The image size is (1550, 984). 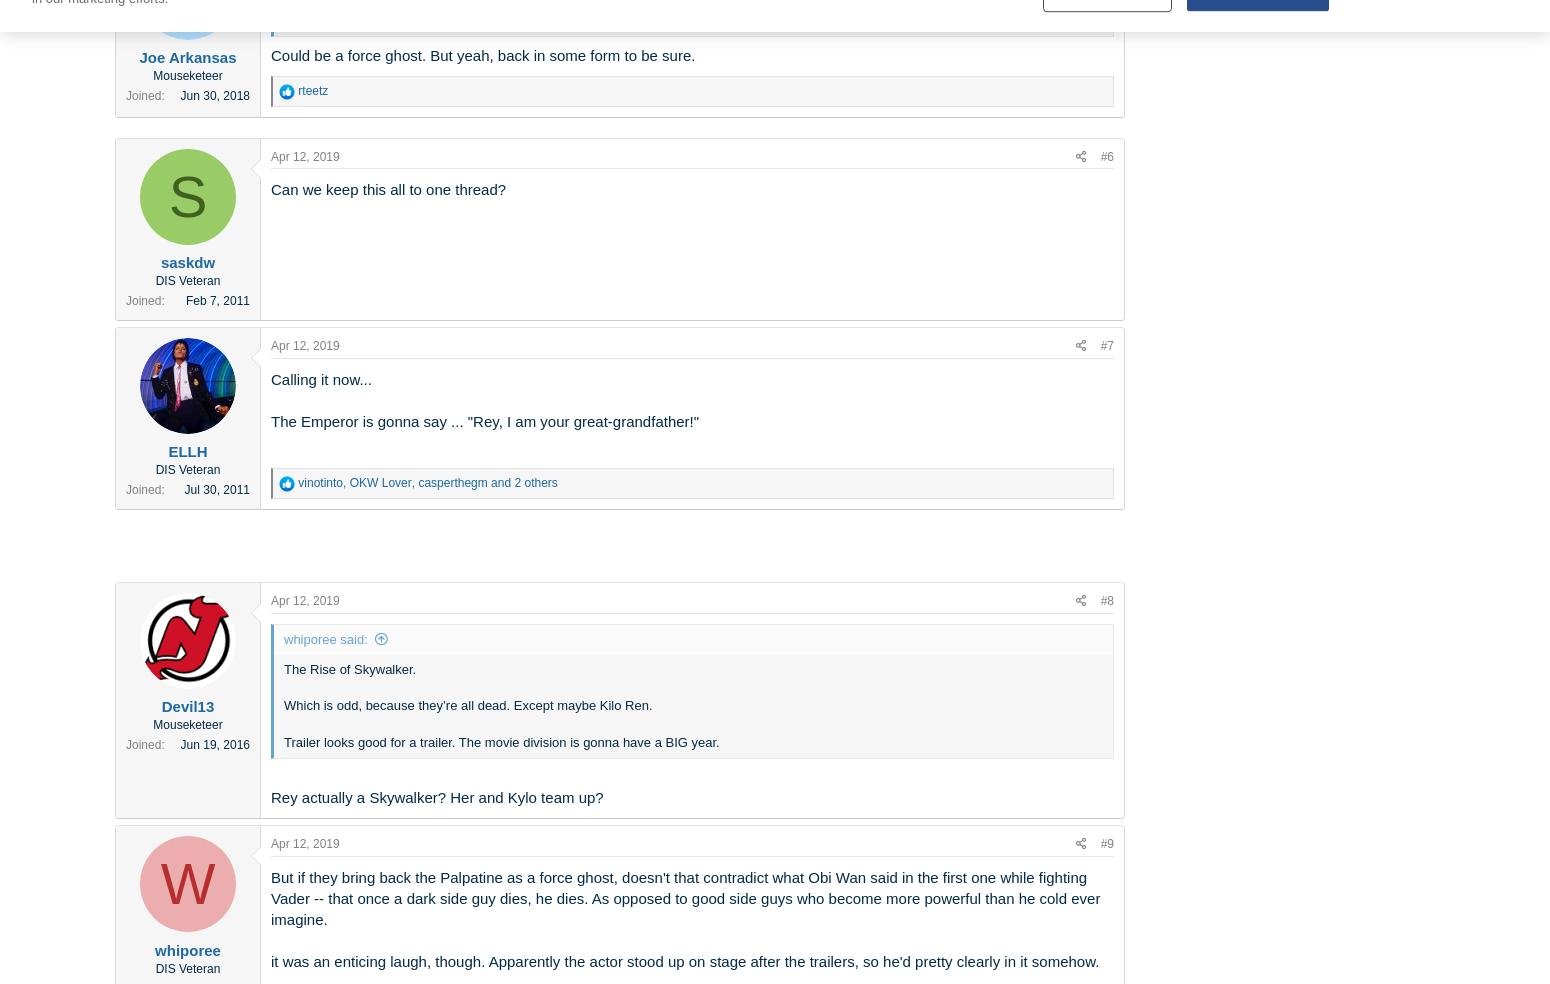 I want to click on 'whiporee', so click(x=186, y=949).